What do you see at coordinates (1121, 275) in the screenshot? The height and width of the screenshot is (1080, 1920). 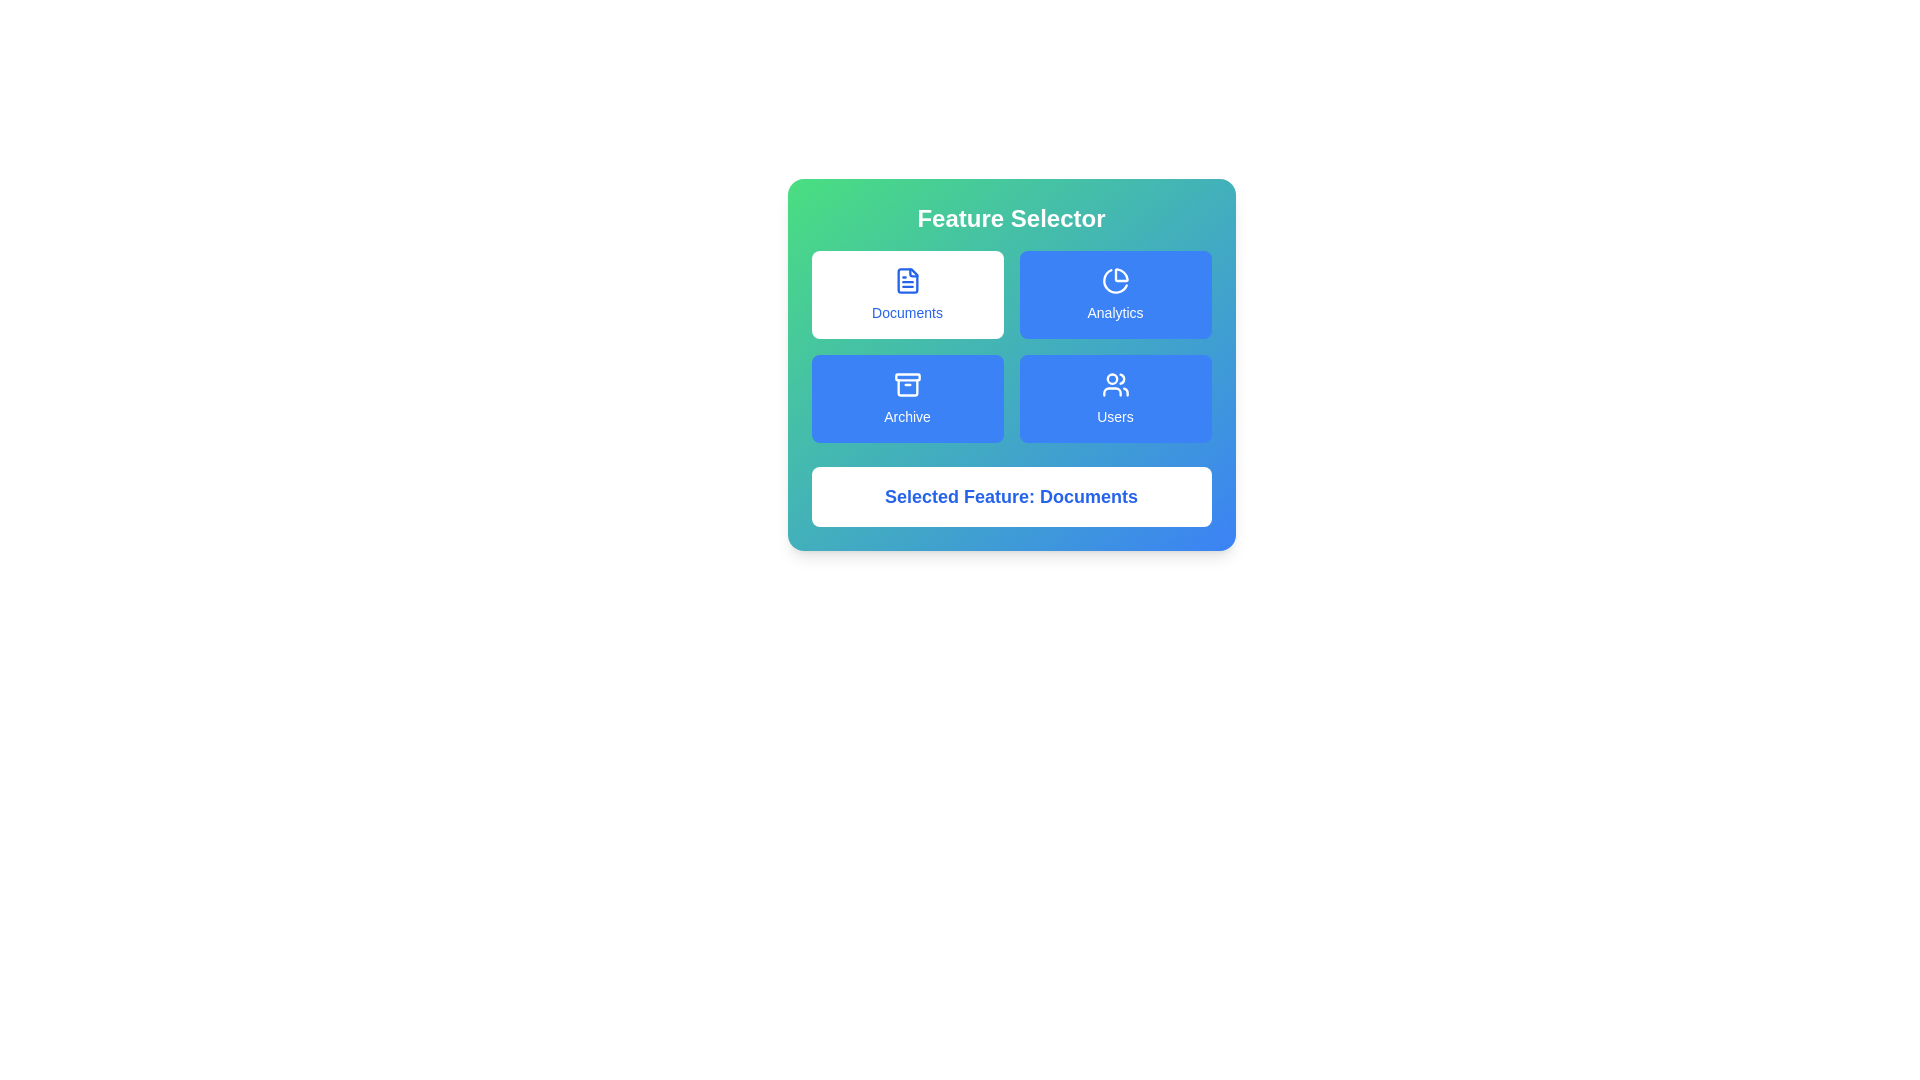 I see `the inner segment of the pie chart icon located in the top-right section of the 'Analytics' button within the 'Feature Selector' grid` at bounding box center [1121, 275].